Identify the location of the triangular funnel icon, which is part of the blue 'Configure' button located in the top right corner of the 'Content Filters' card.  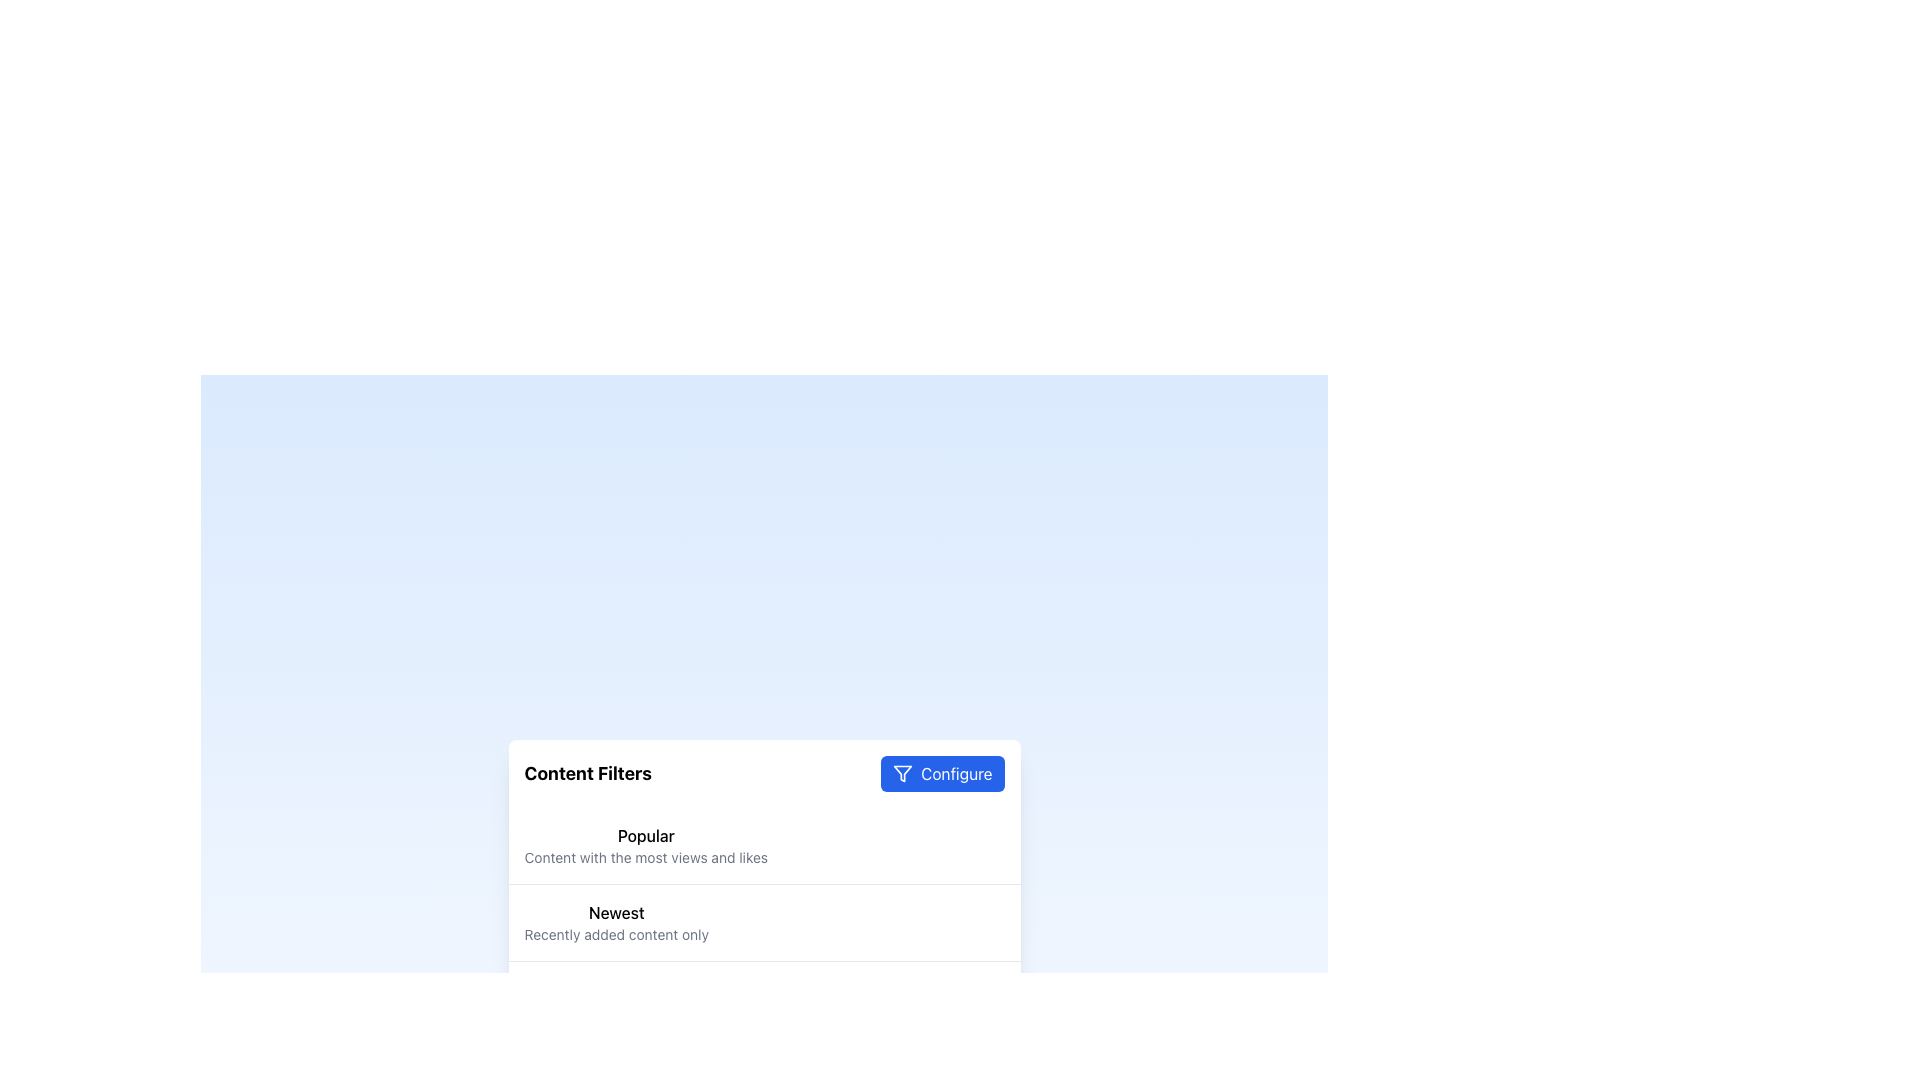
(902, 773).